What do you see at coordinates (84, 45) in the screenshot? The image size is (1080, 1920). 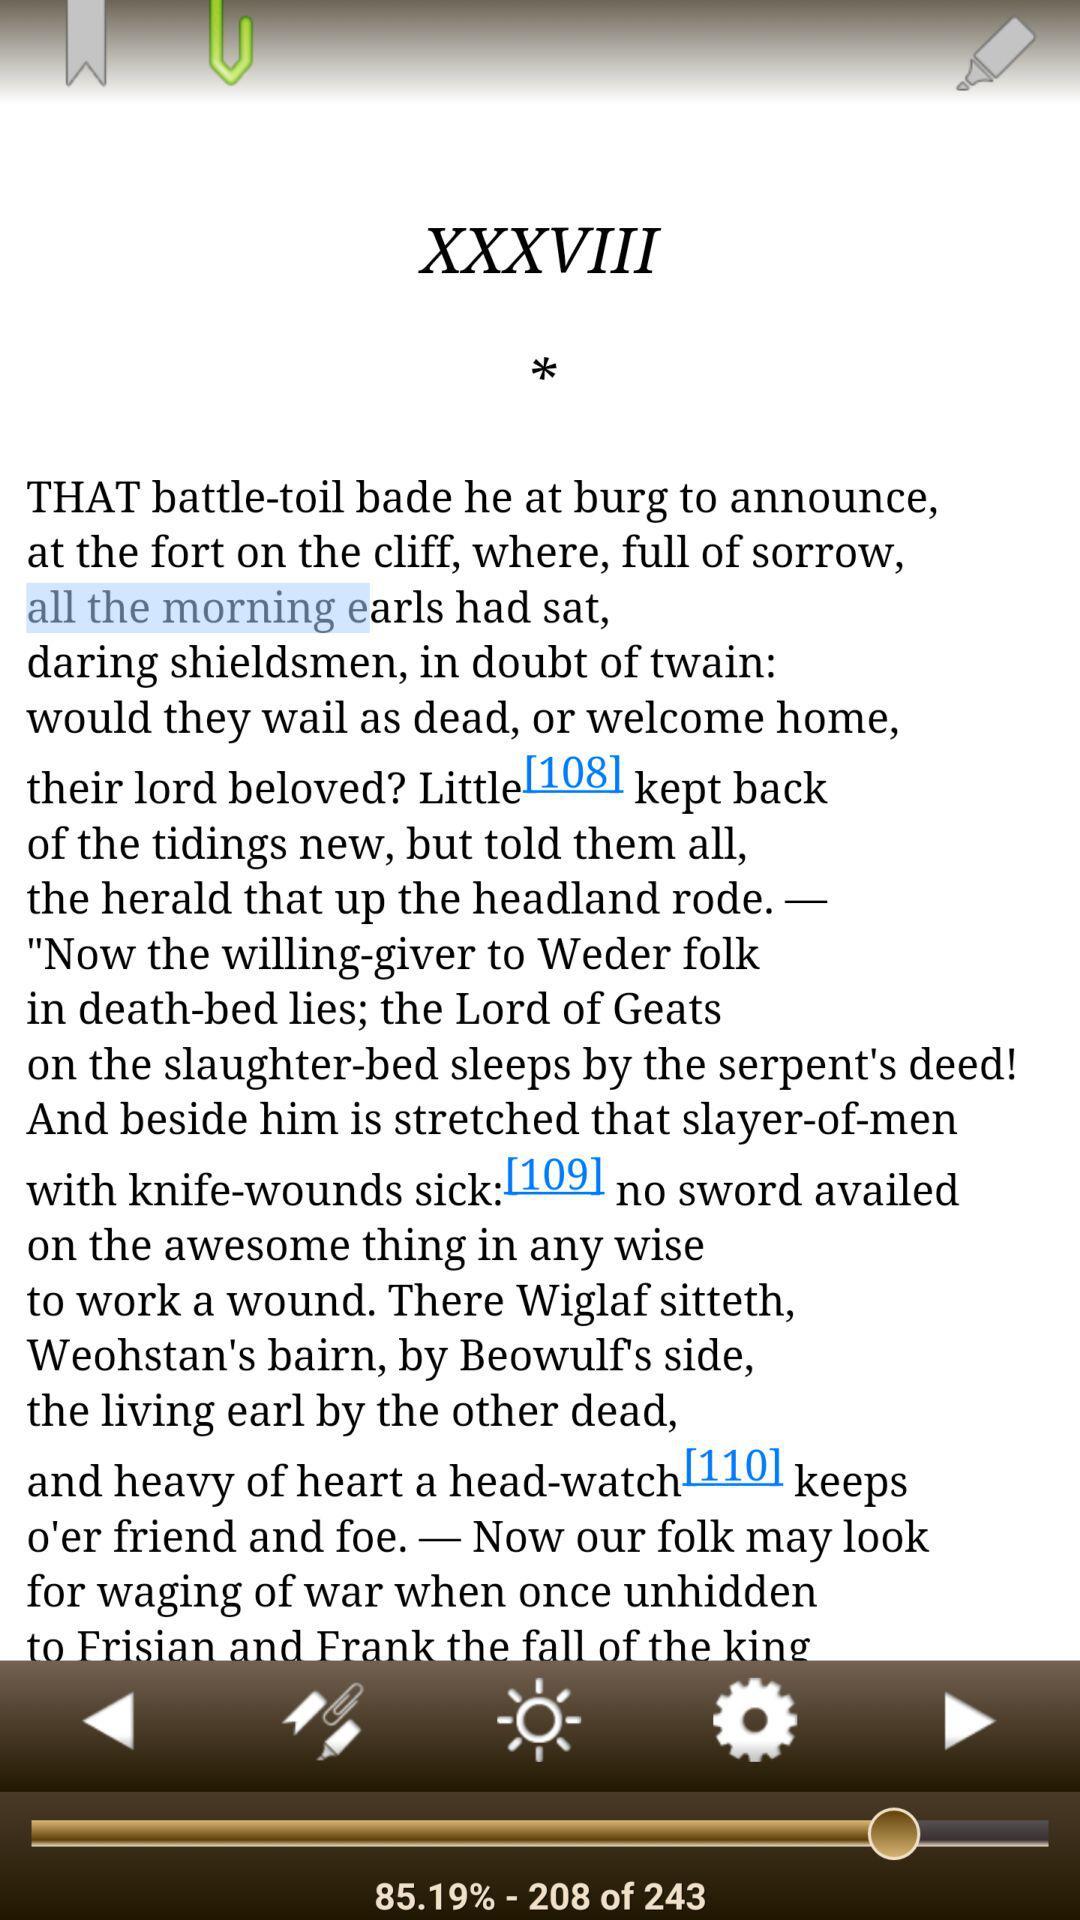 I see `bookmark the page` at bounding box center [84, 45].